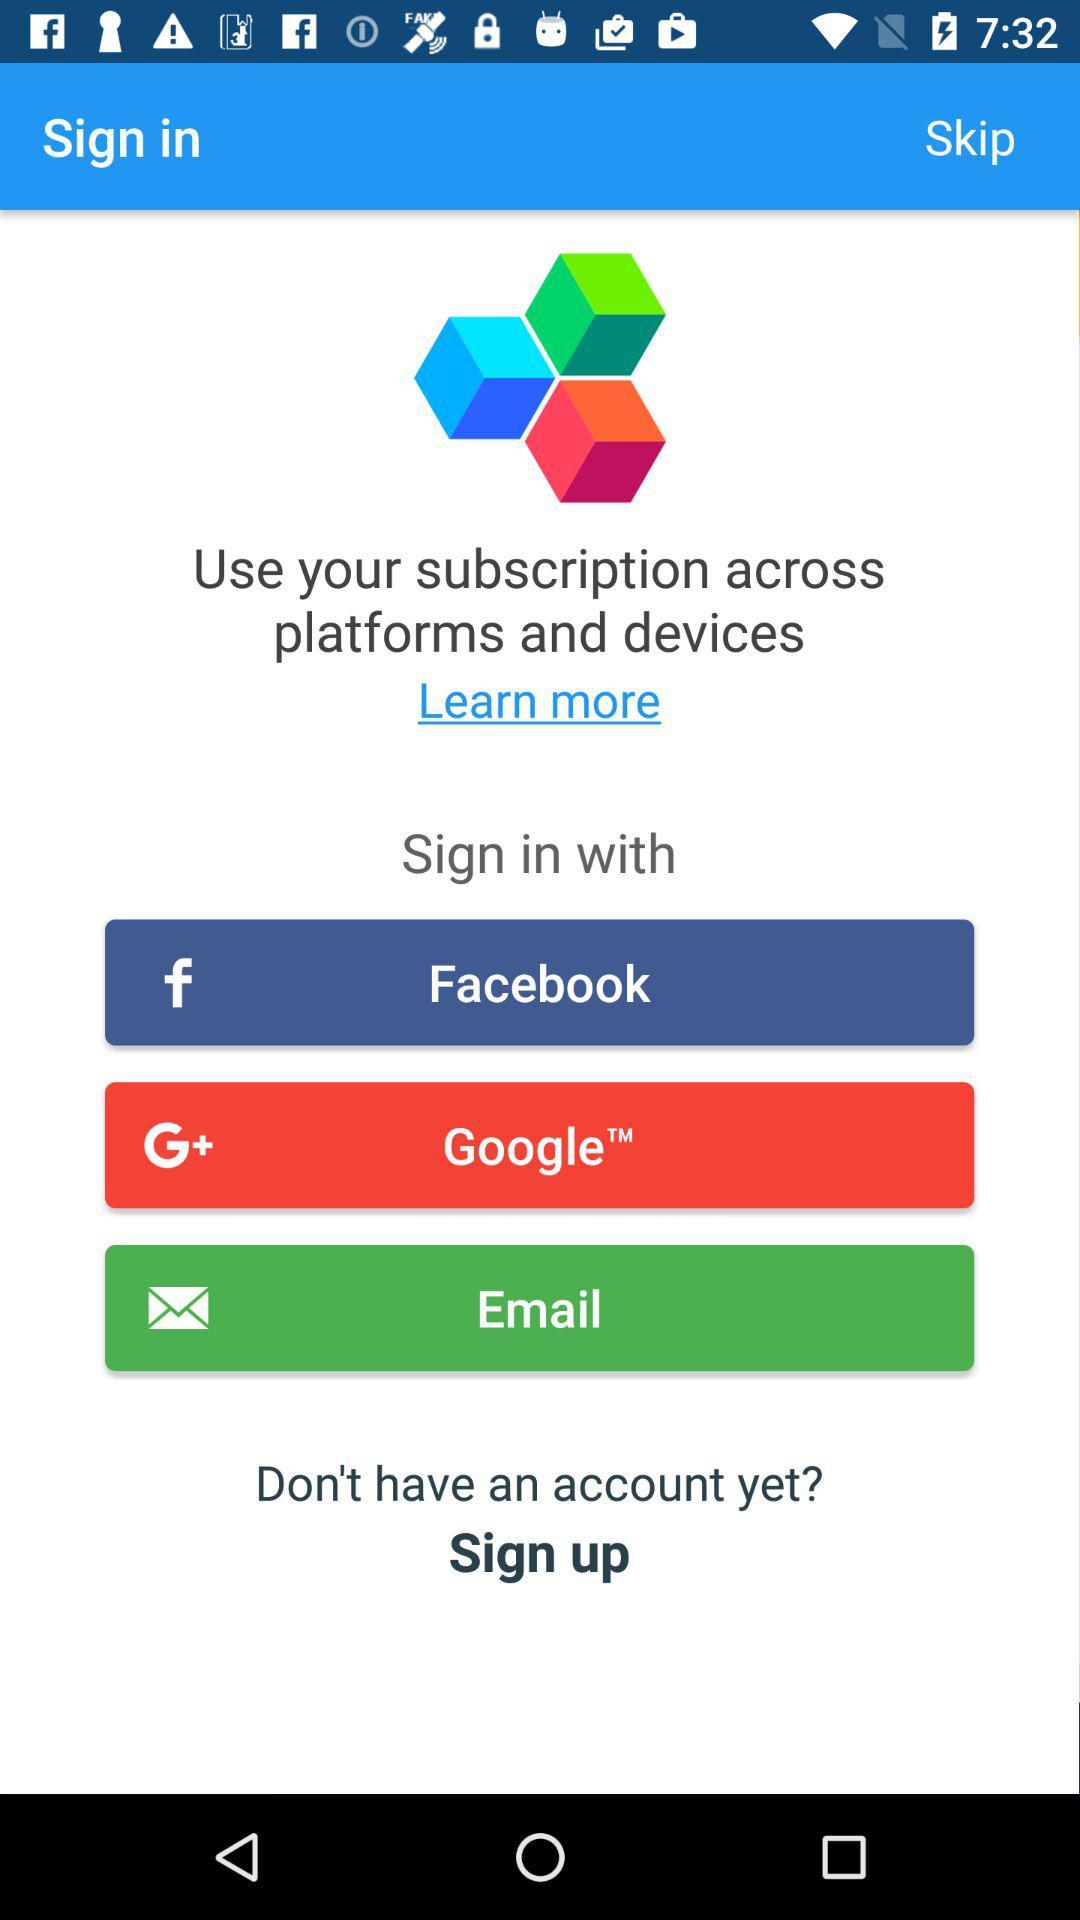 The image size is (1080, 1920). I want to click on learn more, so click(538, 699).